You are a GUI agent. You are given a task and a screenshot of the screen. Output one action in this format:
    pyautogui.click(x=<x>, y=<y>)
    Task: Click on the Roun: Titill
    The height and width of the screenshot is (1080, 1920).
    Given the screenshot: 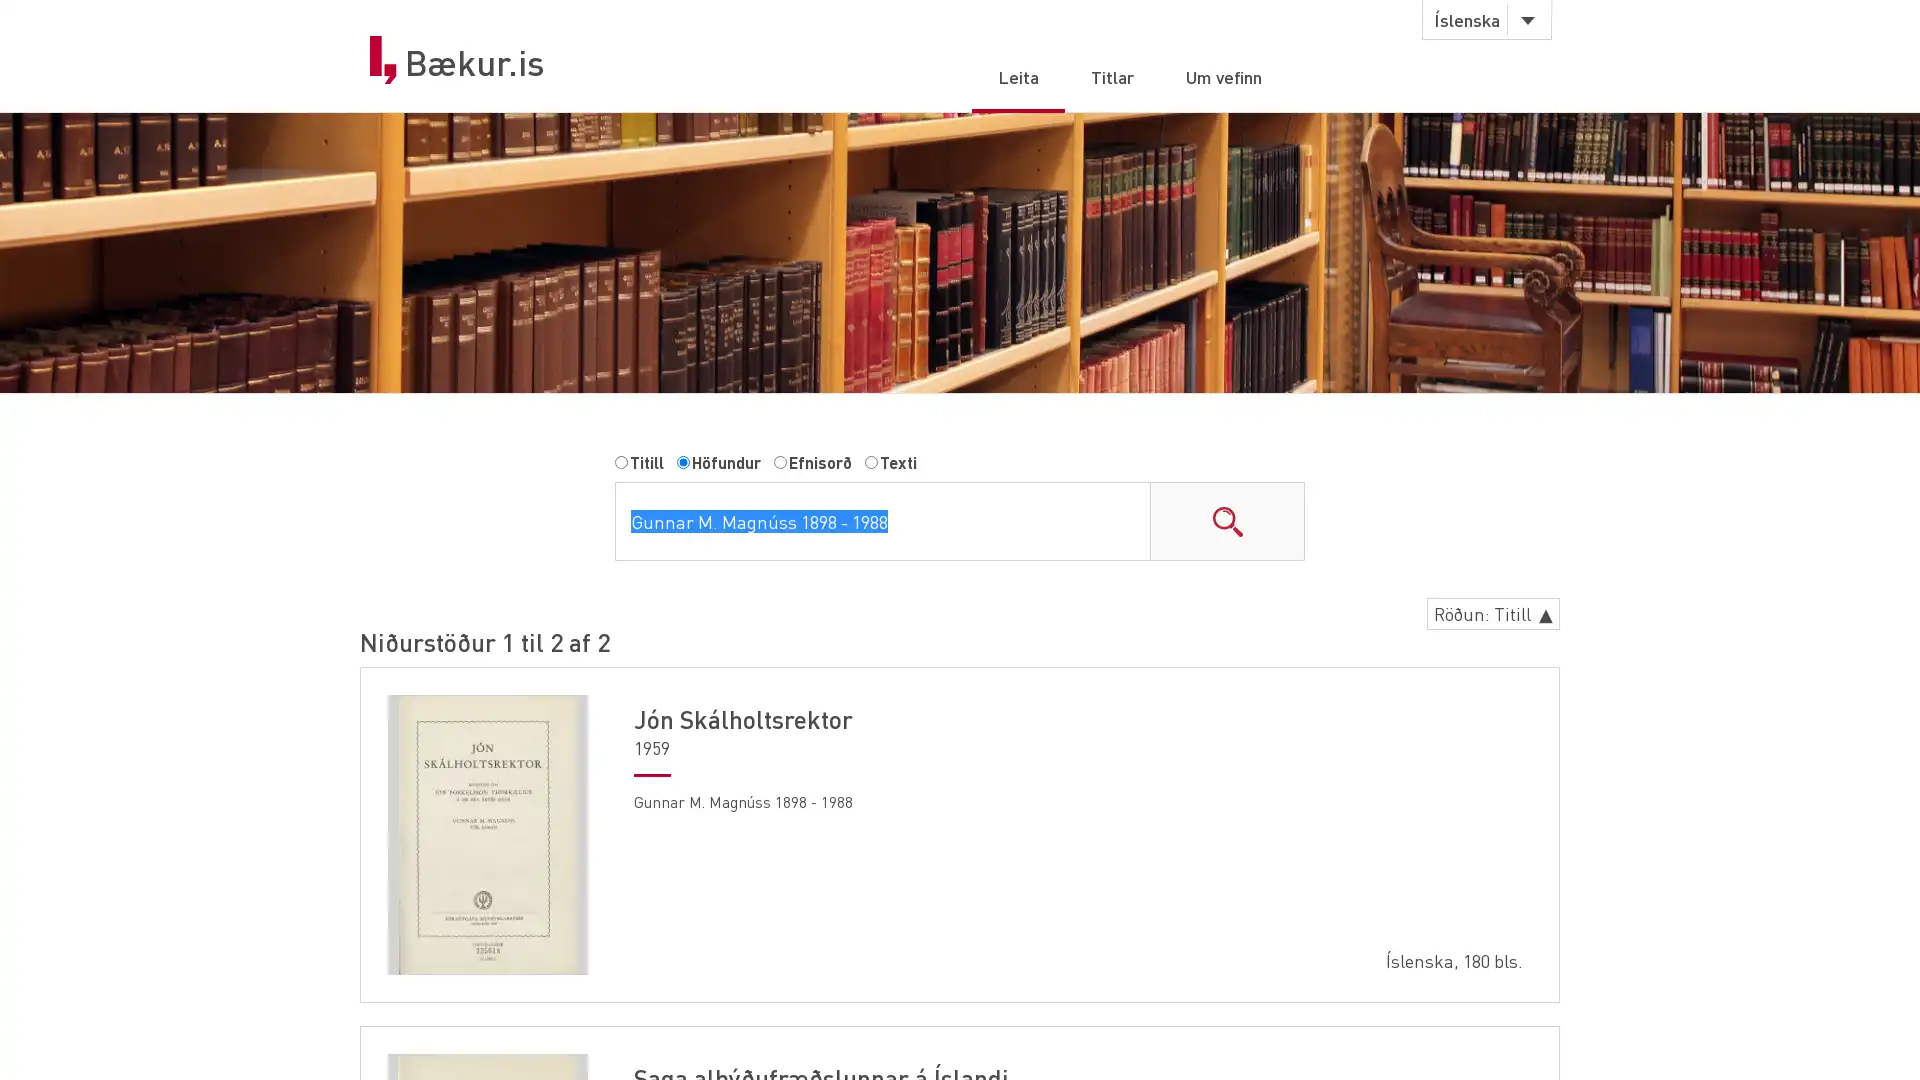 What is the action you would take?
    pyautogui.click(x=1493, y=612)
    